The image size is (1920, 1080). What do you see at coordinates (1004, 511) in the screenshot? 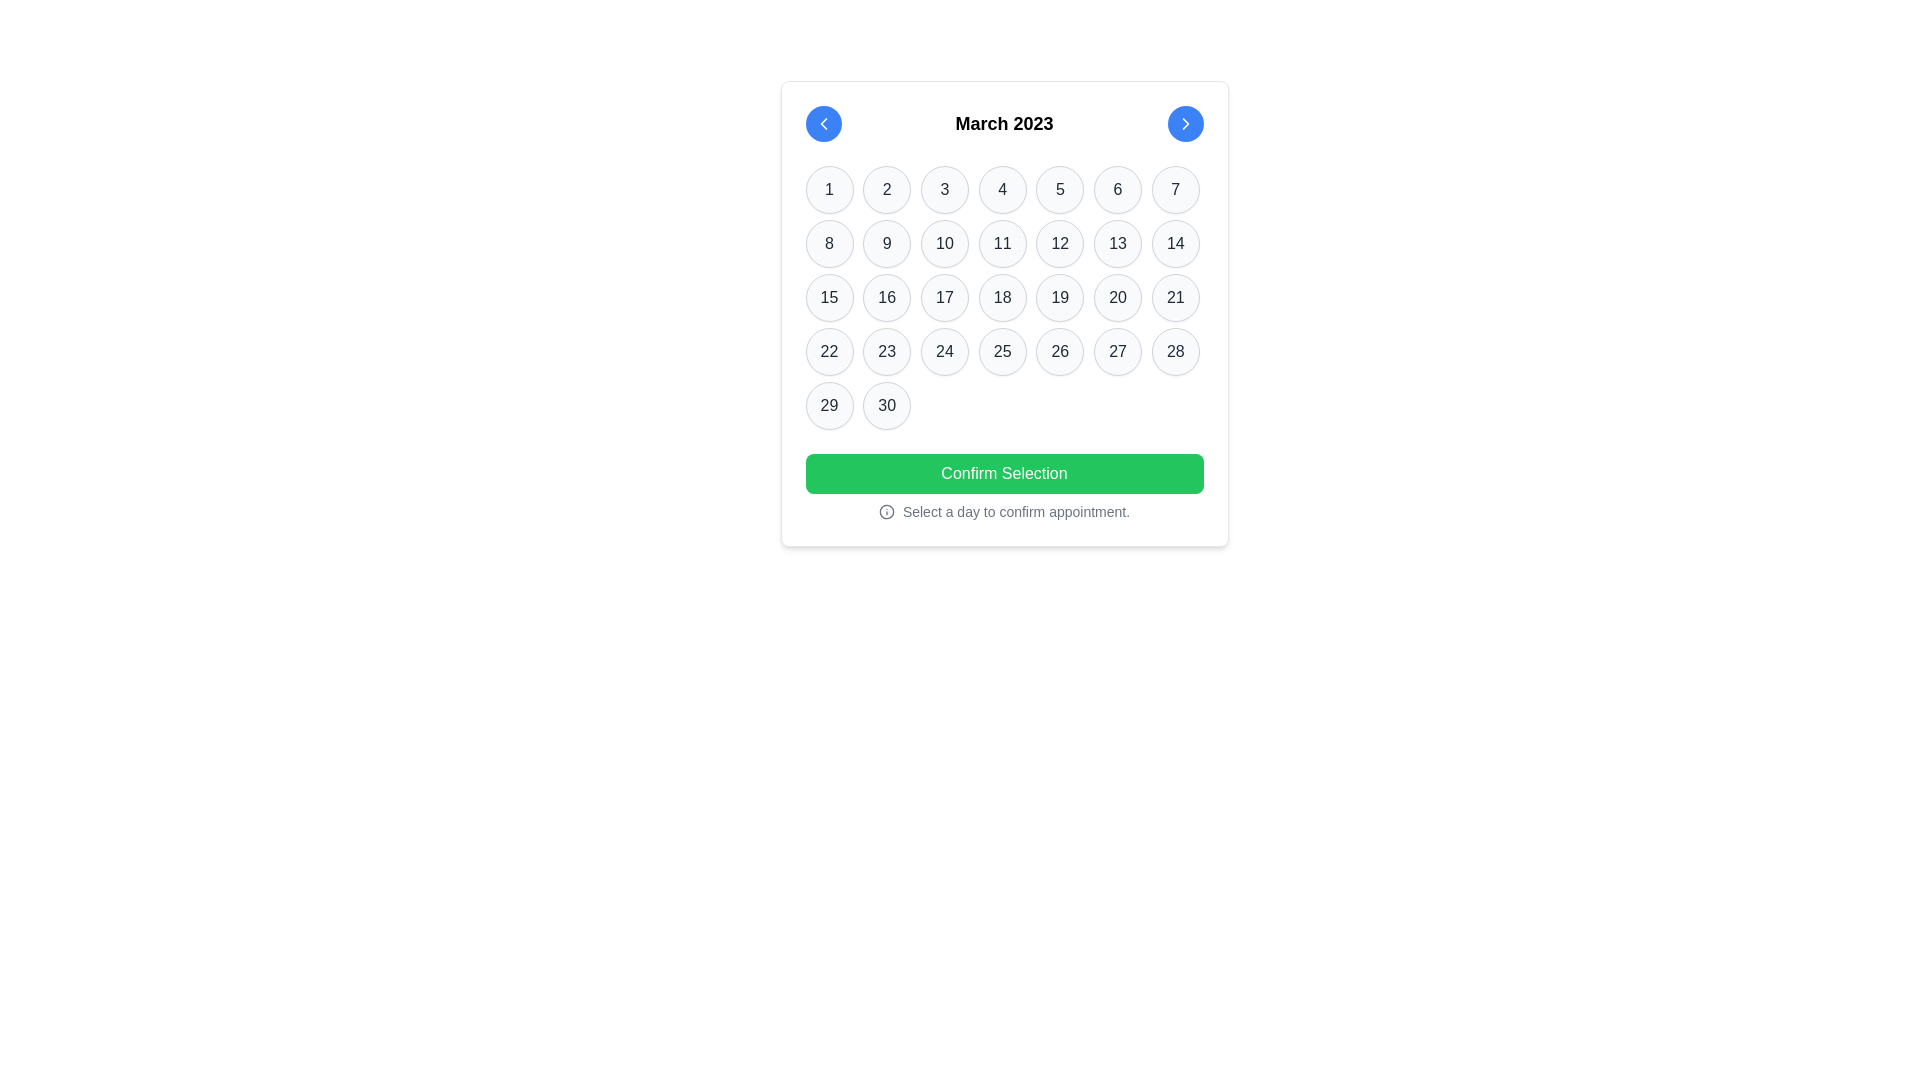
I see `the icon in the Label that provides additional information about confirming an appointment, which is located below the 'Confirm Selection' button in the modal` at bounding box center [1004, 511].